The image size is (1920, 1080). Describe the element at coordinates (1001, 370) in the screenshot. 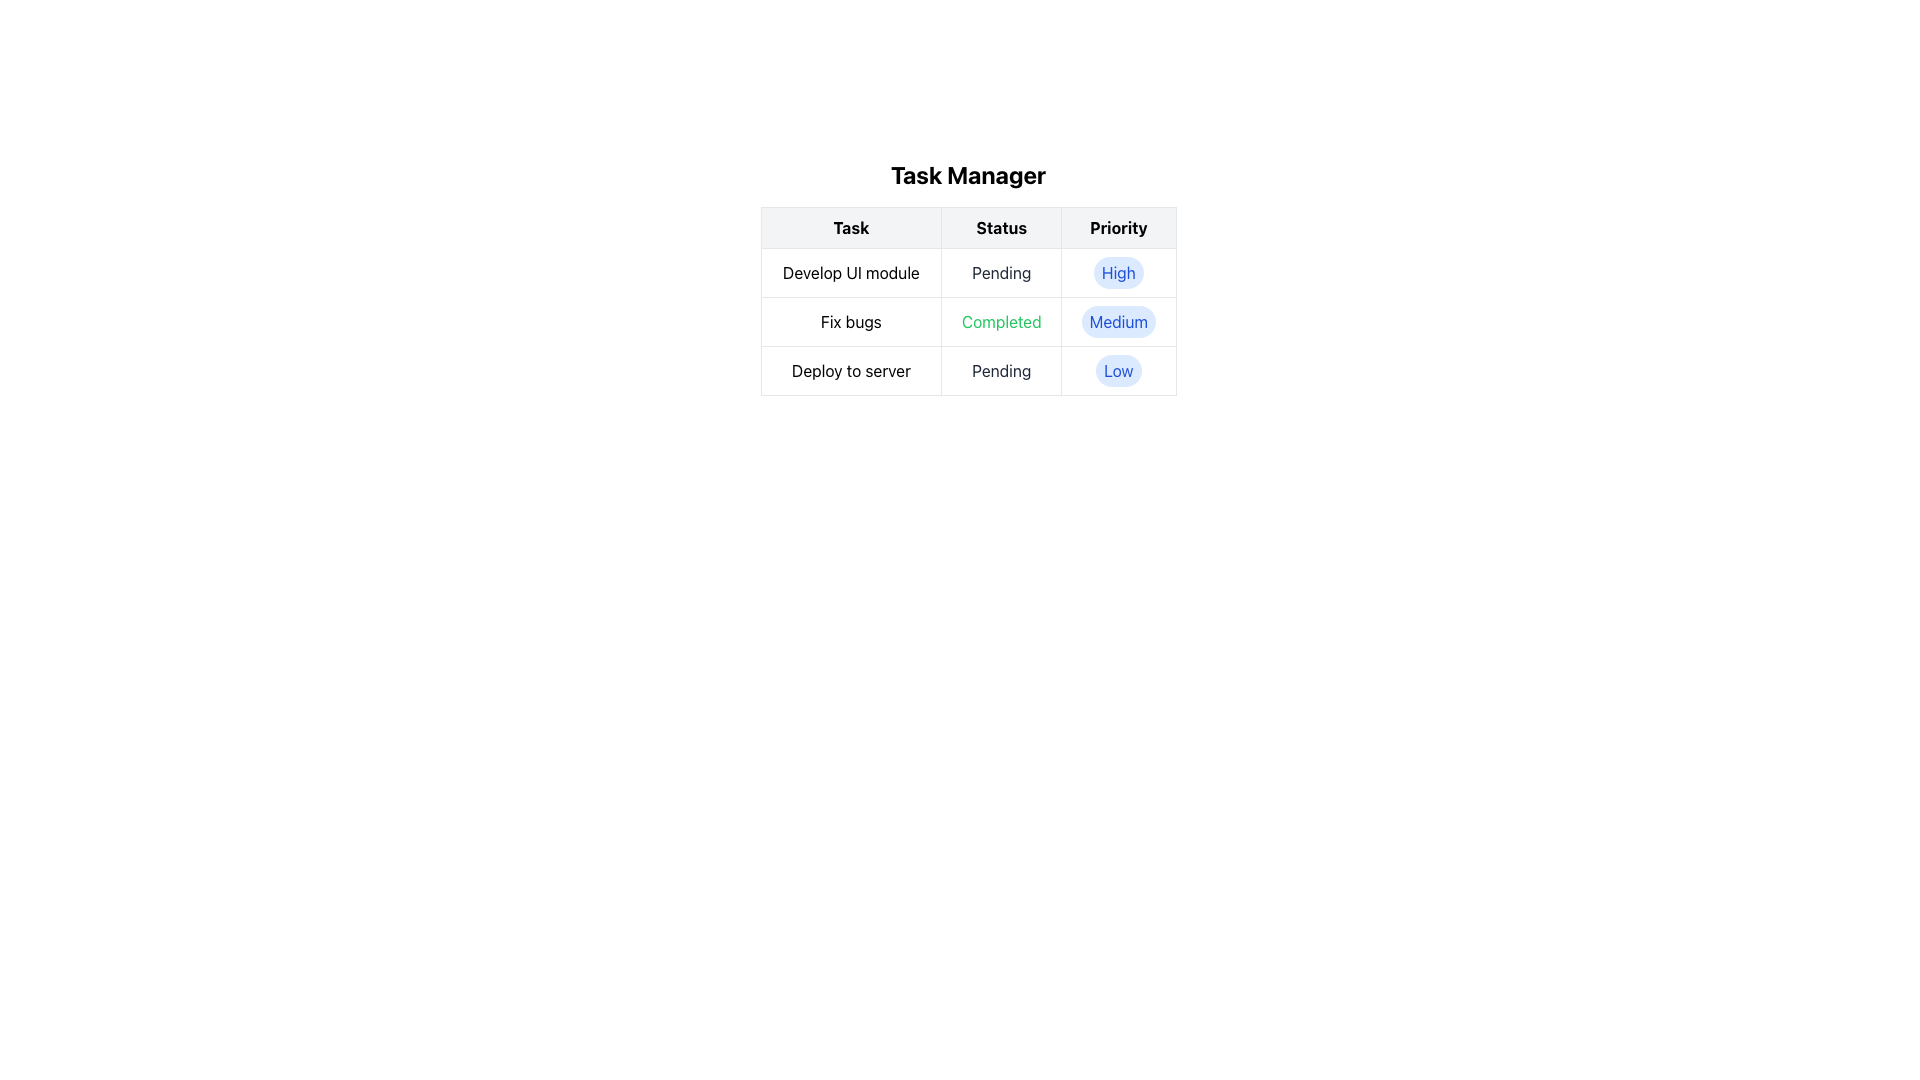

I see `the non-interactive label displaying the status 'Pending' in the third row of the table under the 'Status' column` at that location.